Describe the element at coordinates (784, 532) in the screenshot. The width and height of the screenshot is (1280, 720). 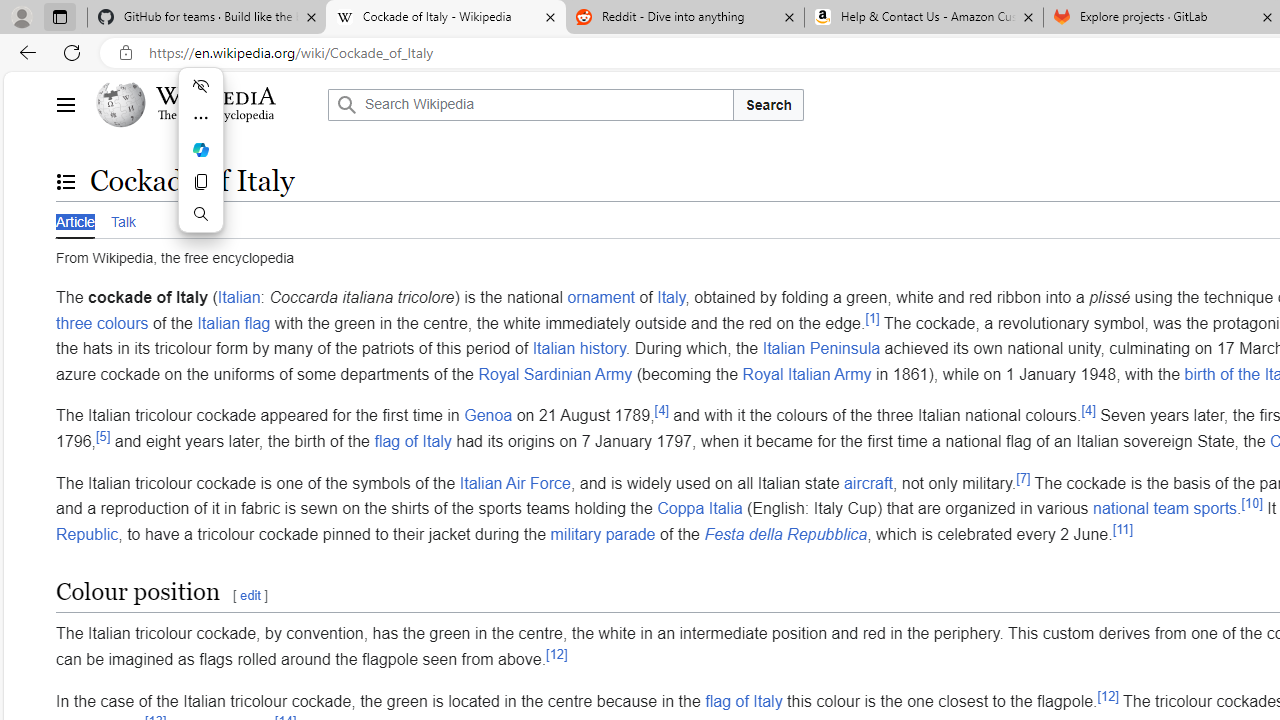
I see `'Festa della Repubblica'` at that location.